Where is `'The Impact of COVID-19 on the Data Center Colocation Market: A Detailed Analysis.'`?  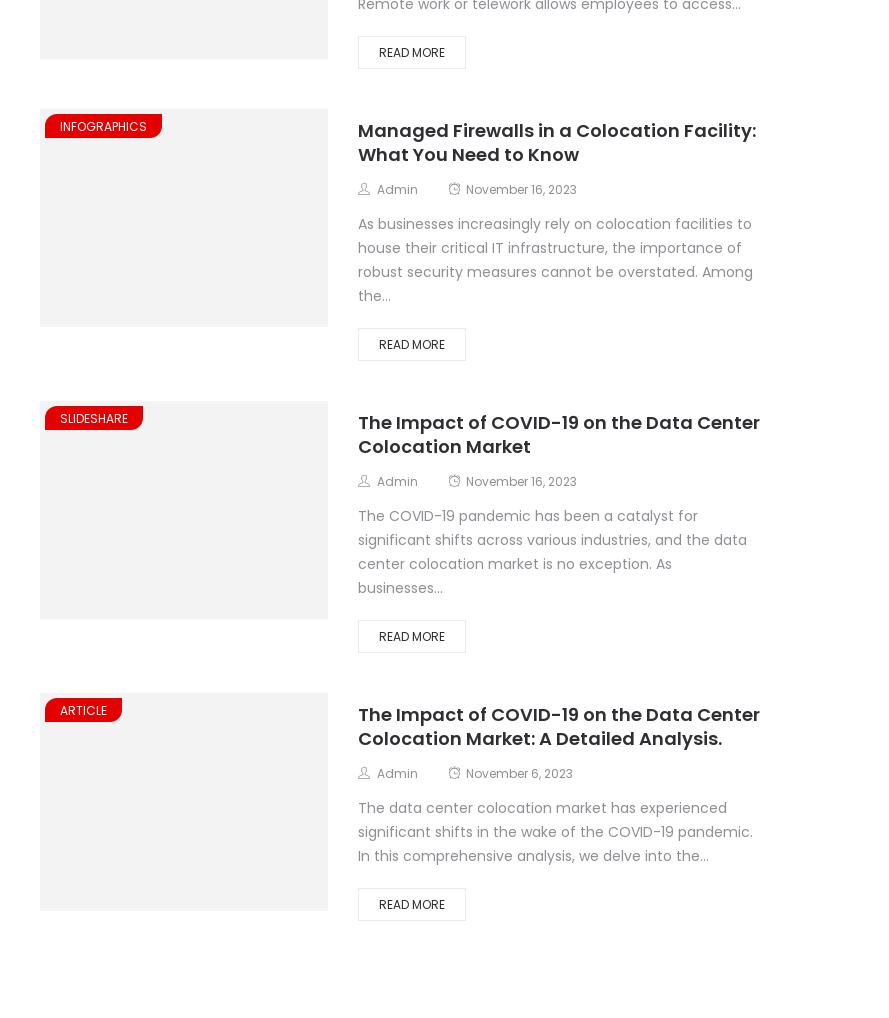
'The Impact of COVID-19 on the Data Center Colocation Market: A Detailed Analysis.' is located at coordinates (559, 724).